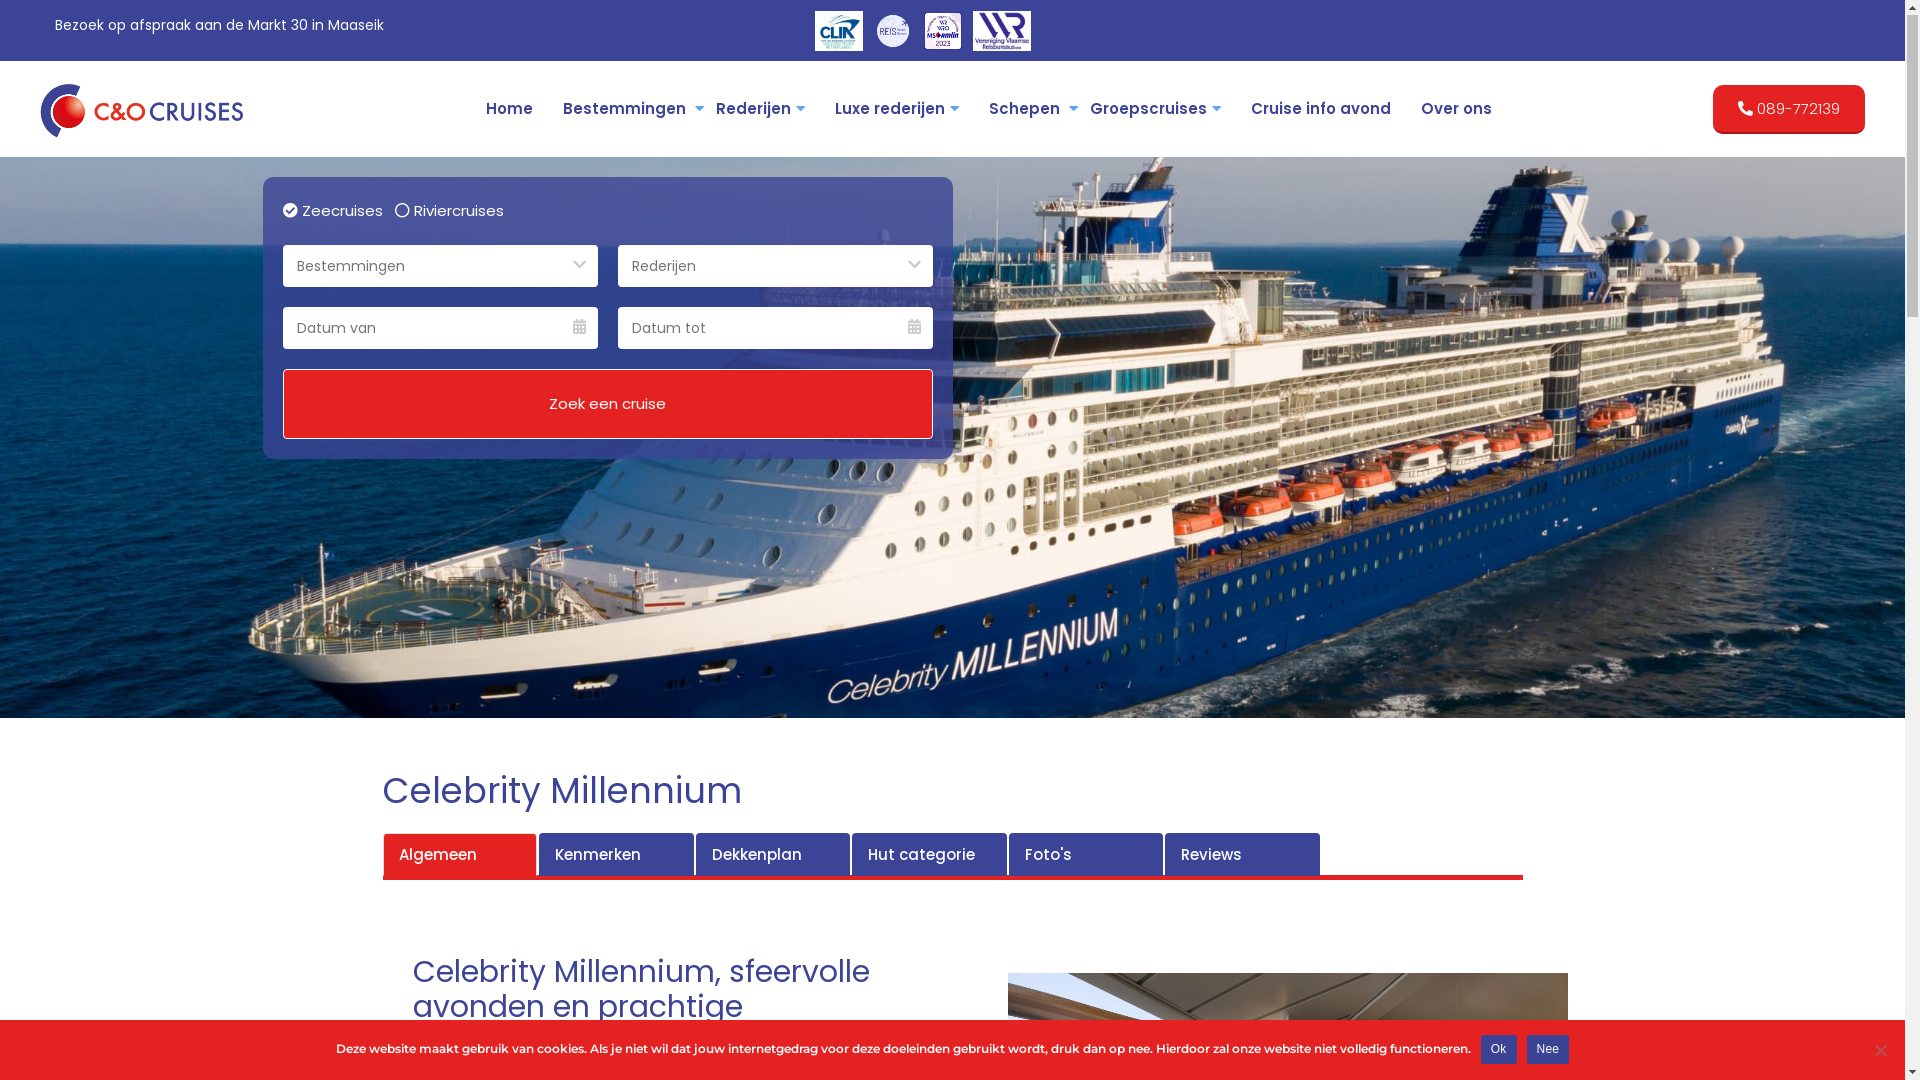 This screenshot has height=1080, width=1920. Describe the element at coordinates (1789, 110) in the screenshot. I see `'089-772139'` at that location.